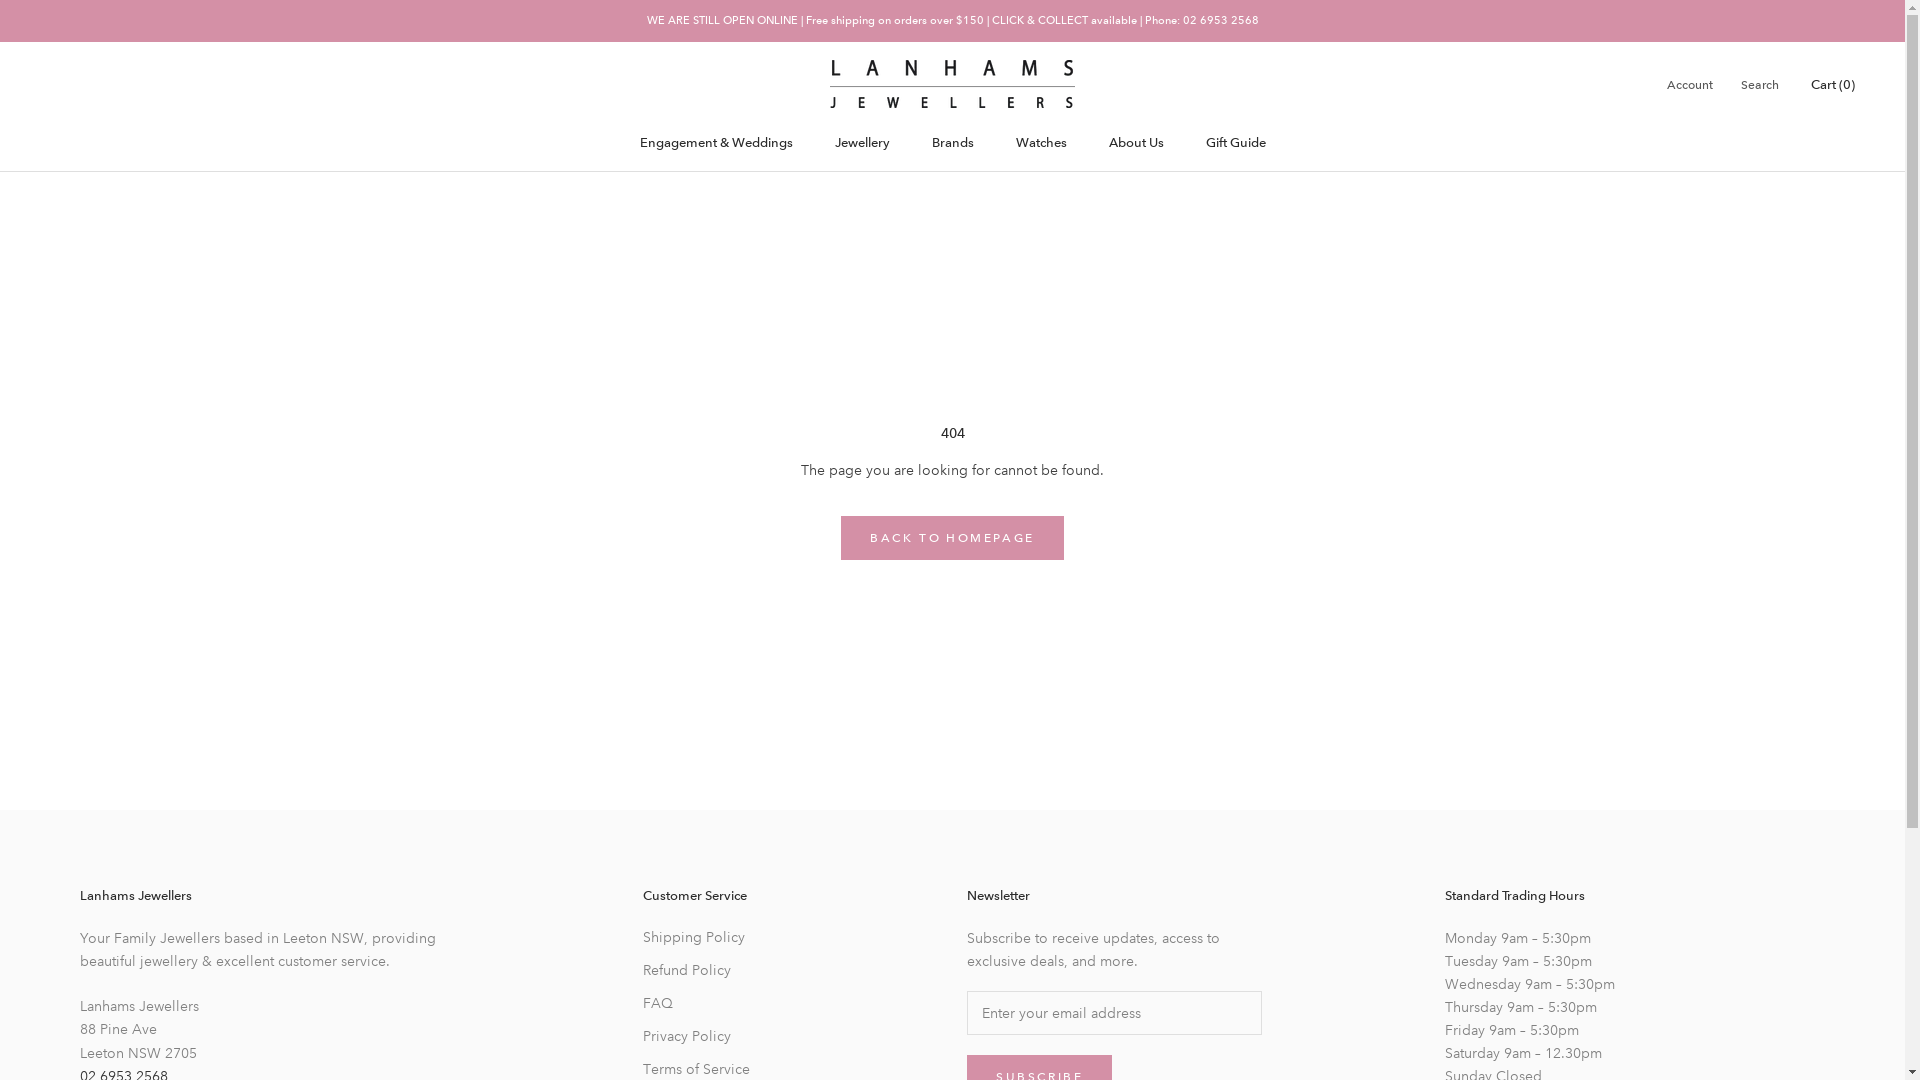  What do you see at coordinates (1760, 84) in the screenshot?
I see `'Search'` at bounding box center [1760, 84].